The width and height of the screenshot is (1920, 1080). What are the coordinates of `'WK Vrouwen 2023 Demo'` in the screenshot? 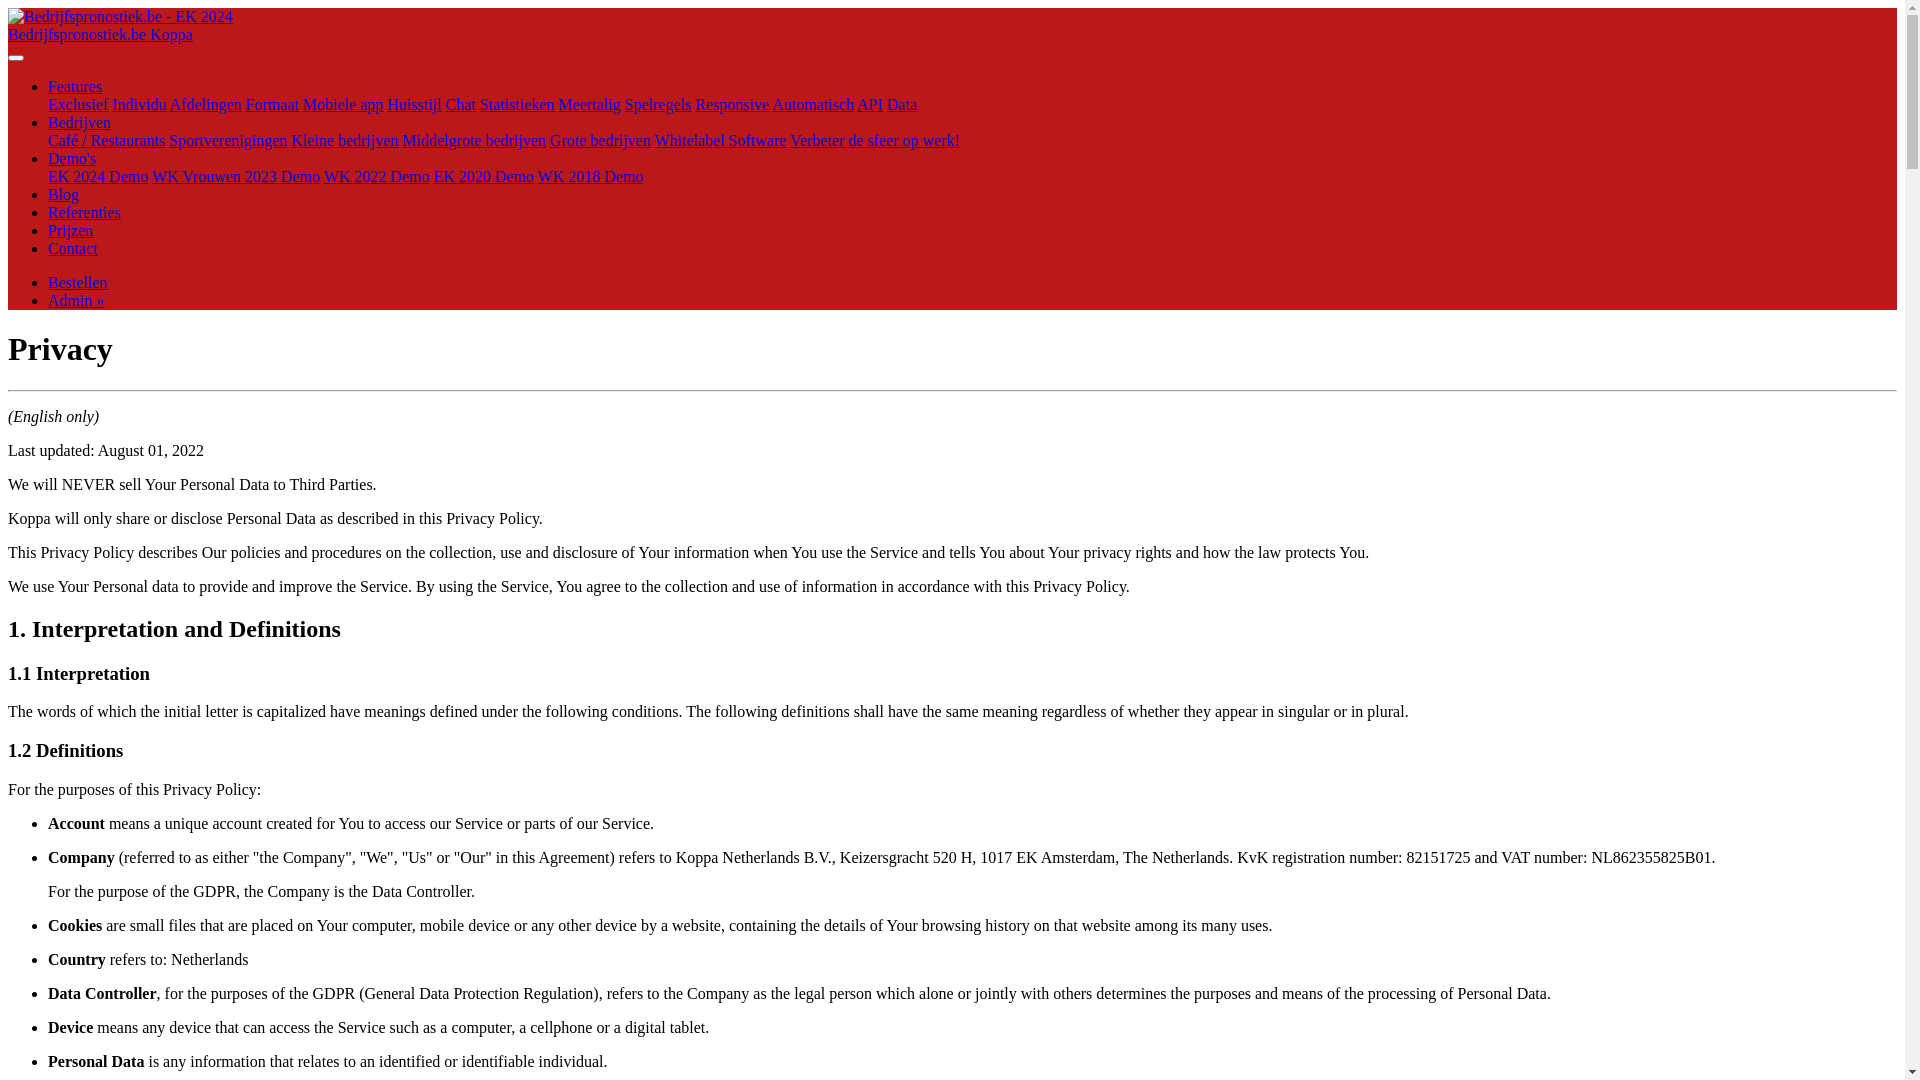 It's located at (235, 175).